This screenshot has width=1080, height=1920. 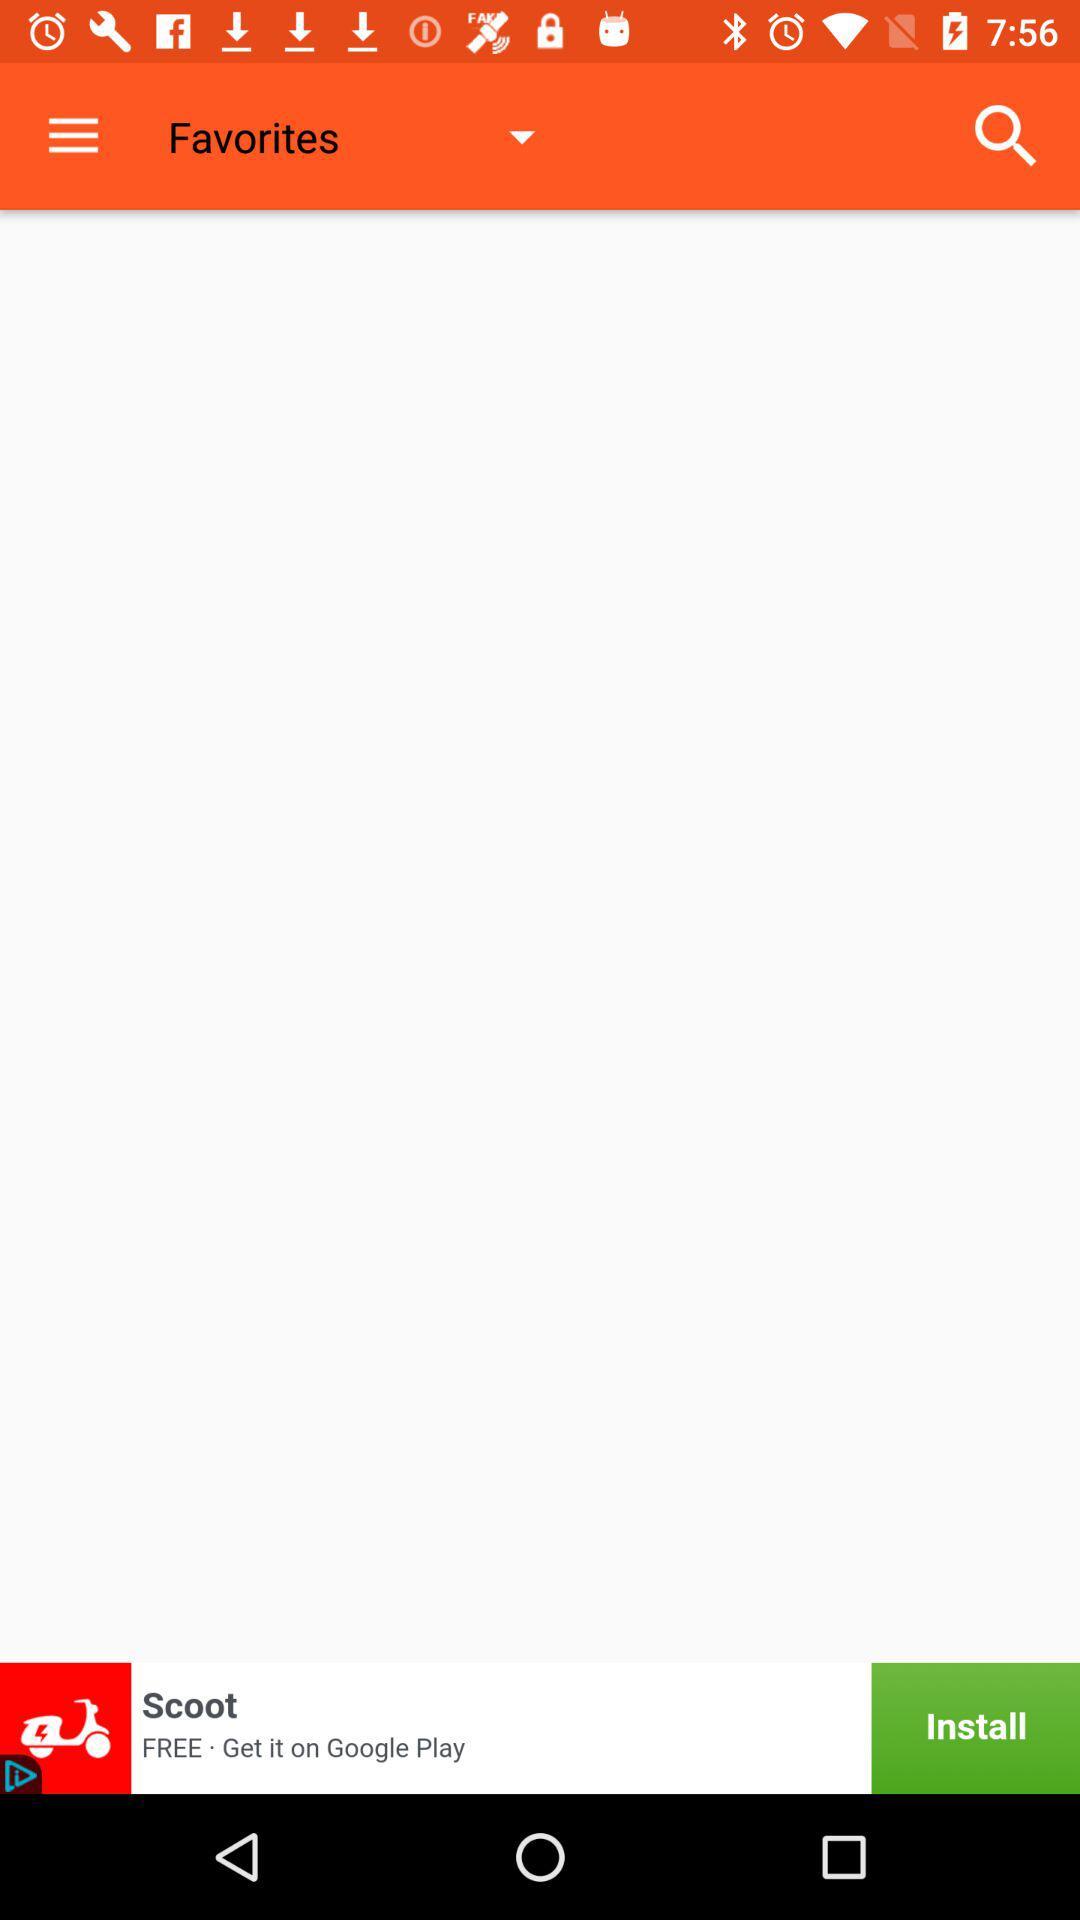 What do you see at coordinates (540, 1727) in the screenshot?
I see `this is an advertisement` at bounding box center [540, 1727].